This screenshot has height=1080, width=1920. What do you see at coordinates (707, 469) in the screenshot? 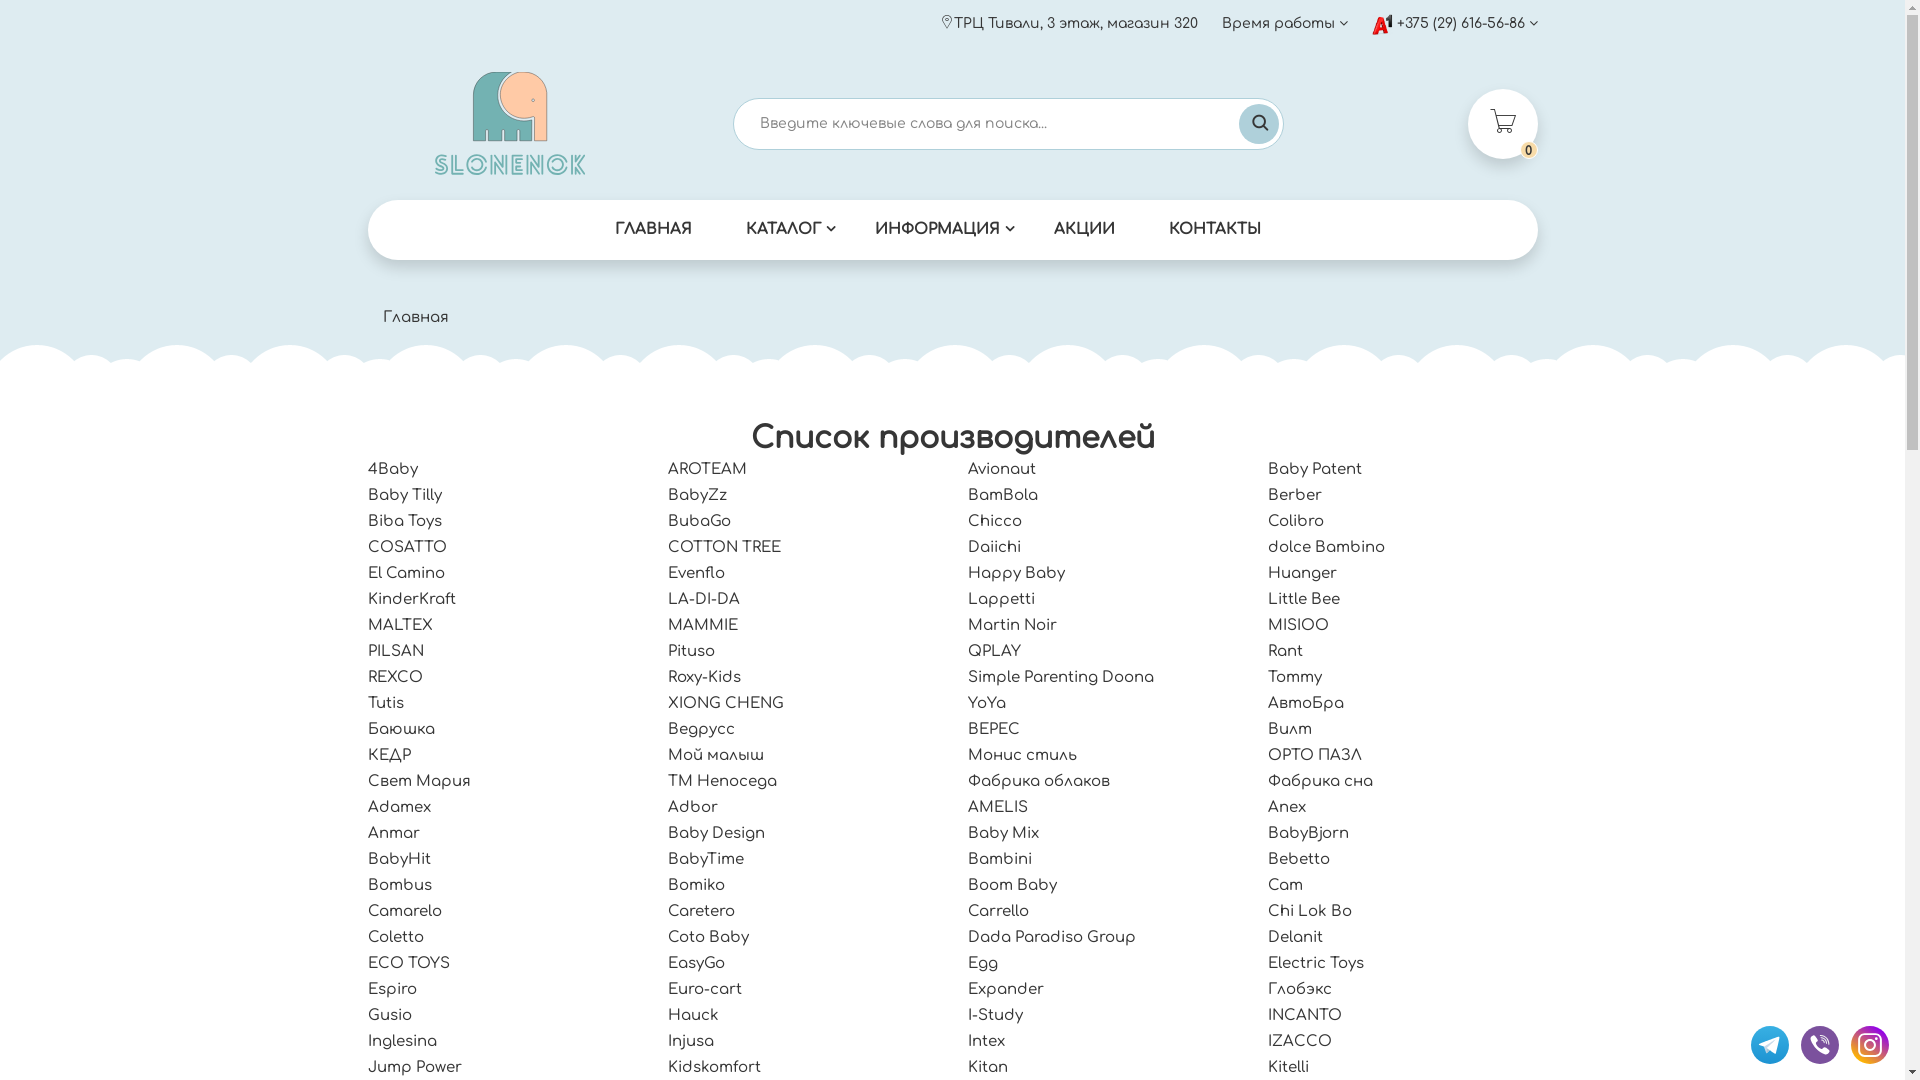
I see `'AROTEAM'` at bounding box center [707, 469].